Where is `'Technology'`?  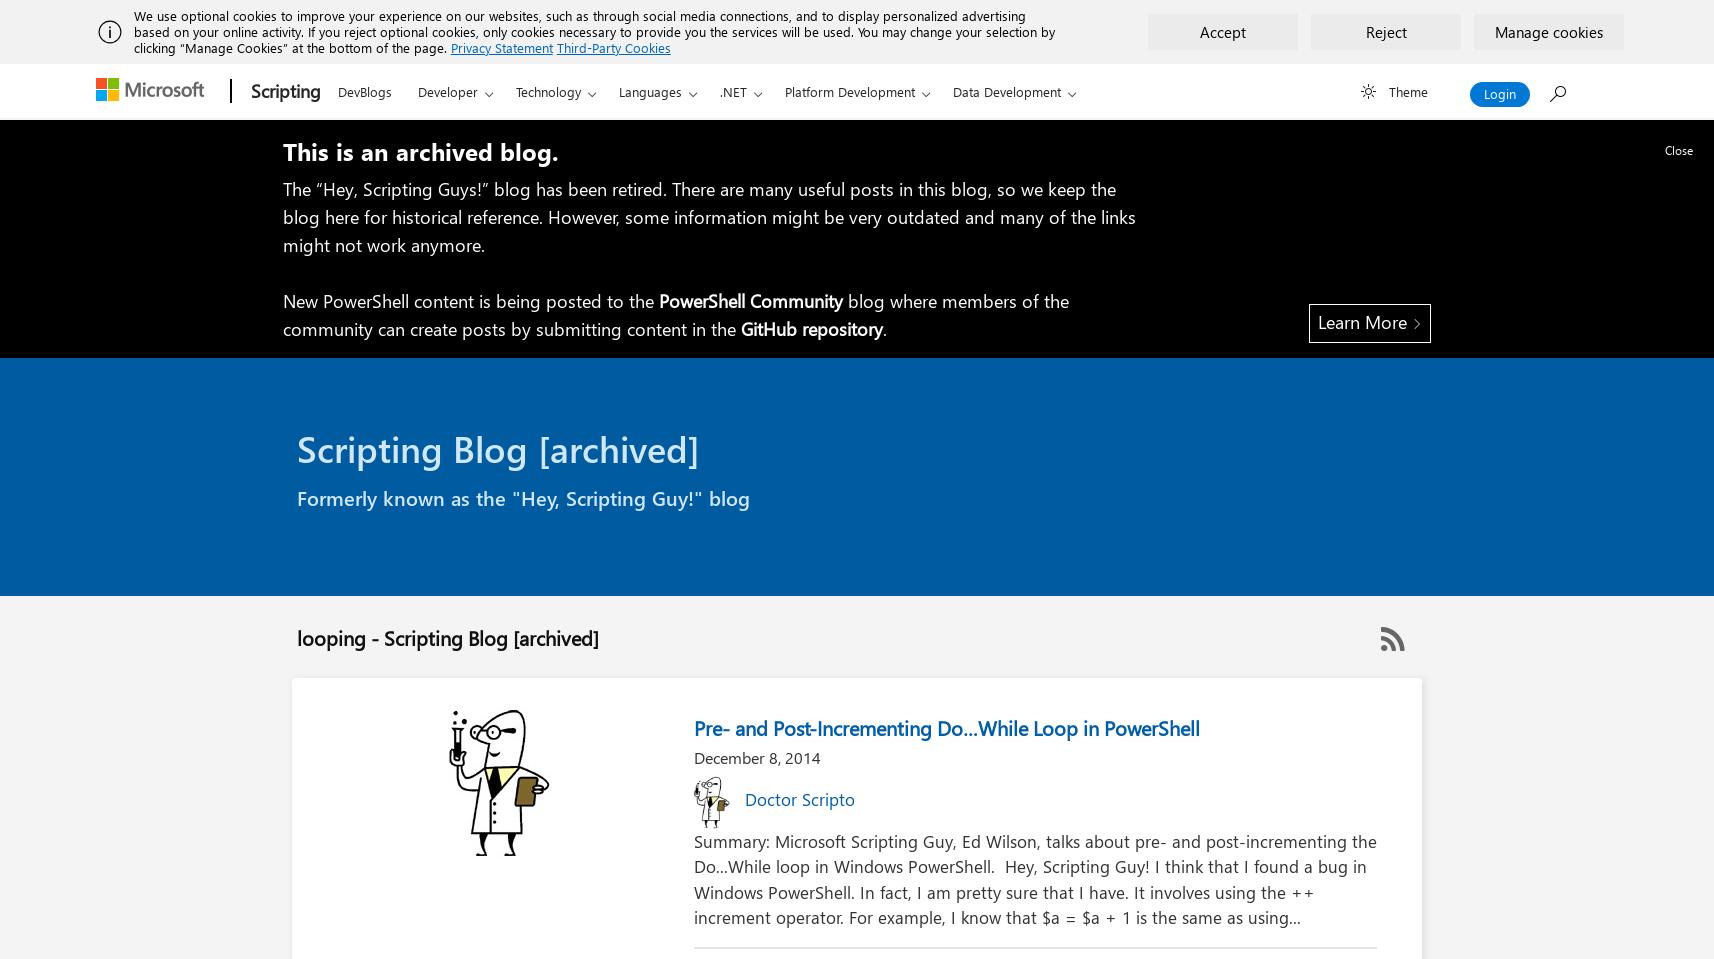
'Technology' is located at coordinates (547, 91).